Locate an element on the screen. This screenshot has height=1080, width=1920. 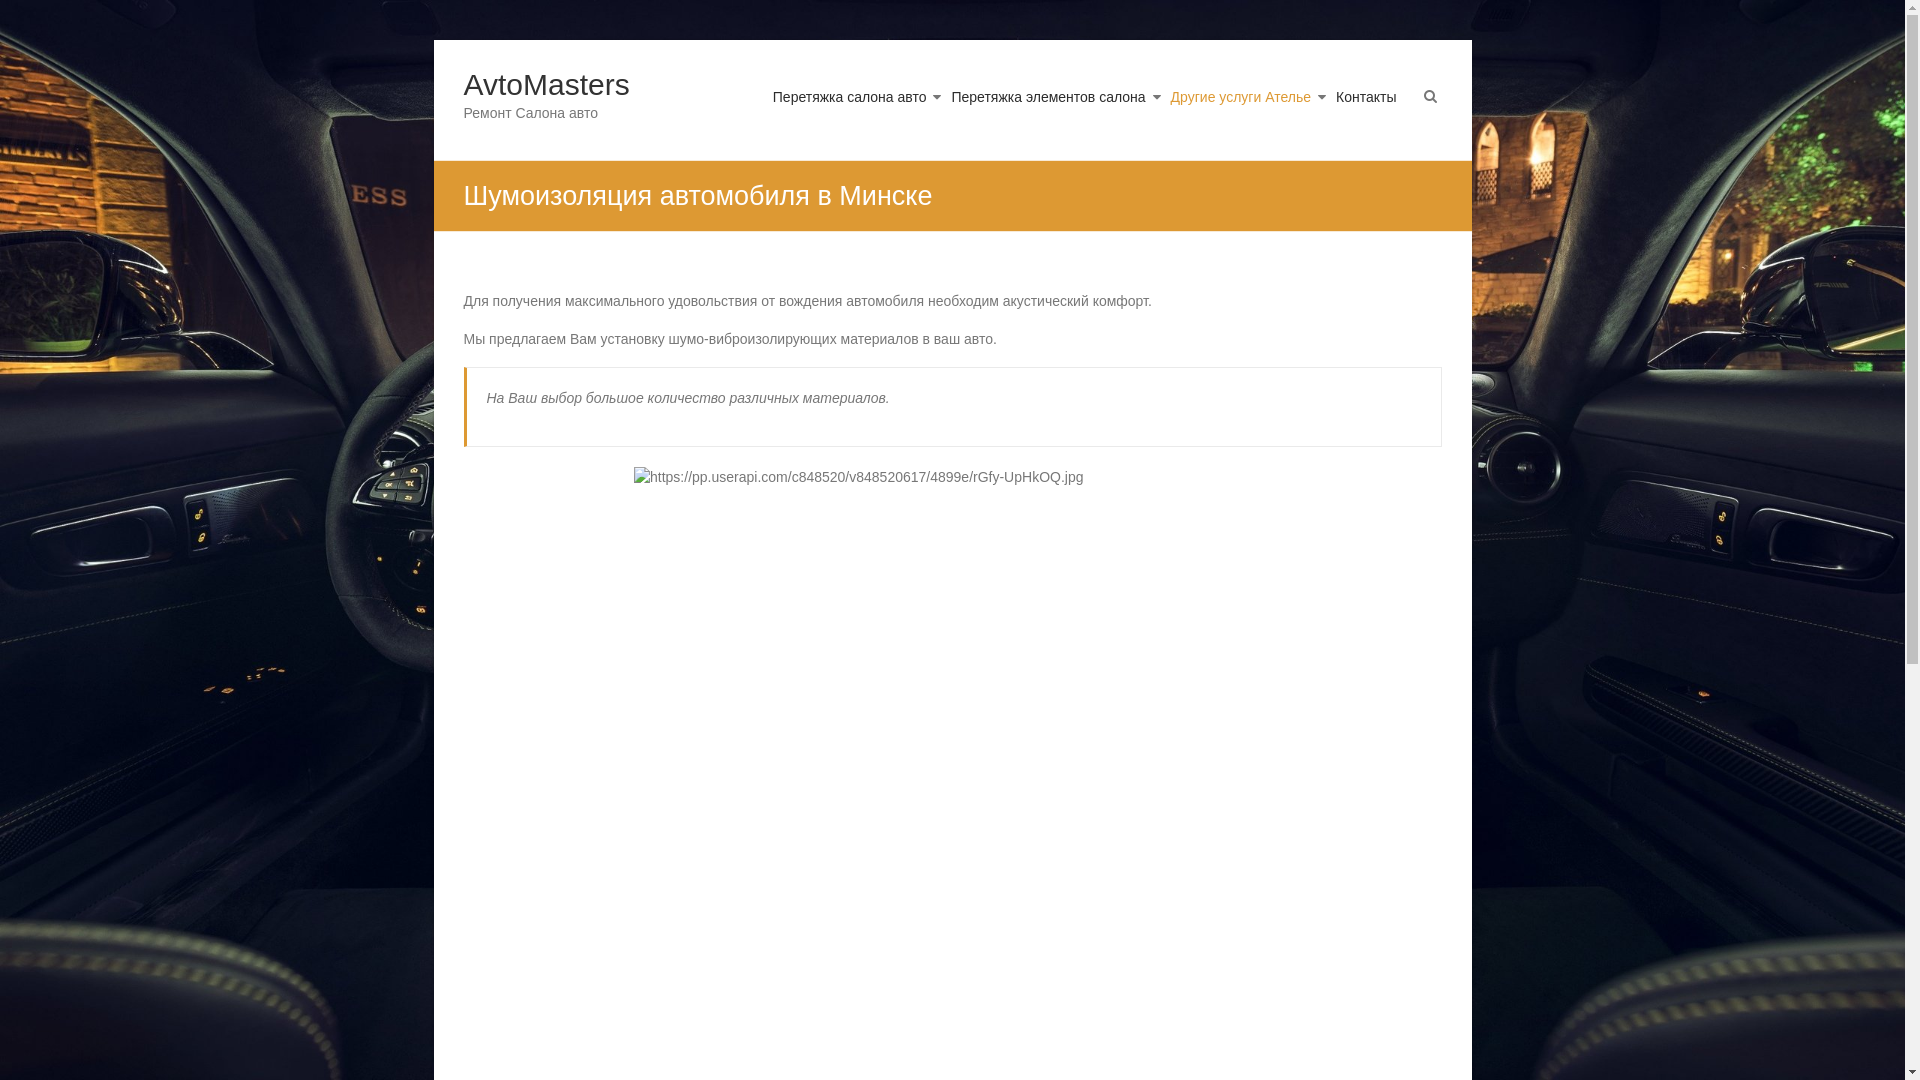
'AvtoMasters' is located at coordinates (547, 83).